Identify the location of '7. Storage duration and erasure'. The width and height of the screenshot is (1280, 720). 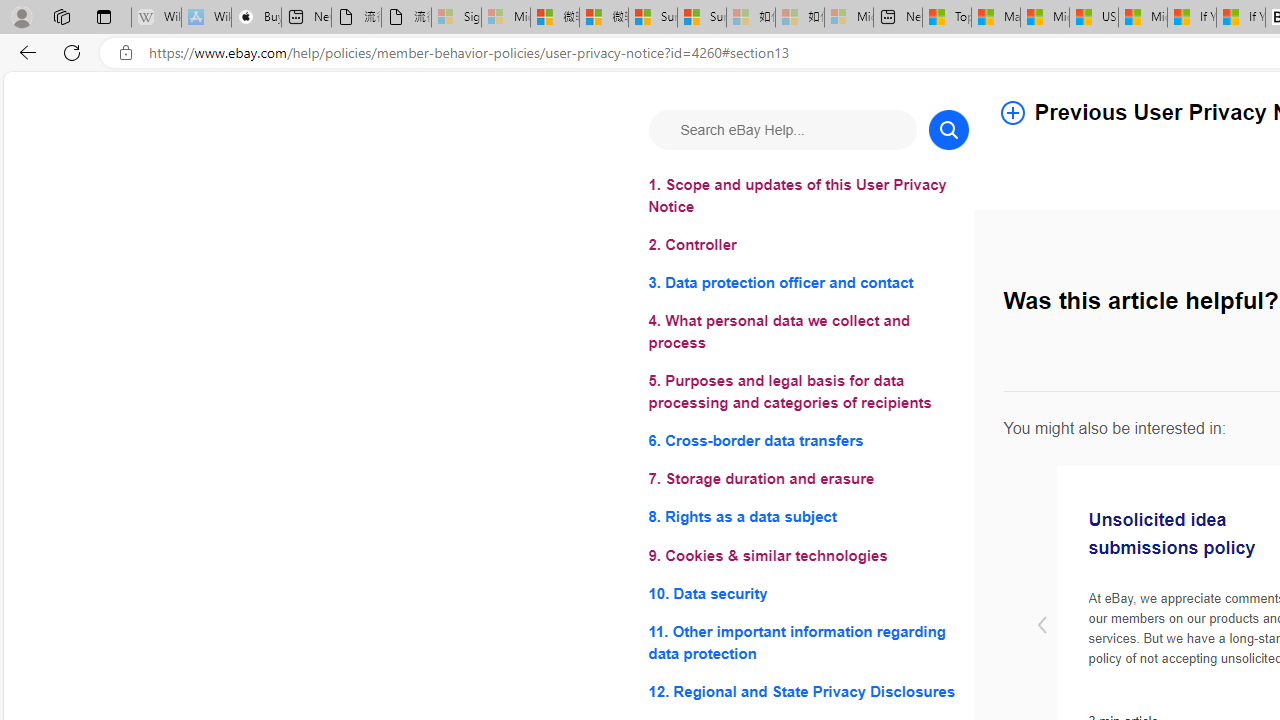
(808, 479).